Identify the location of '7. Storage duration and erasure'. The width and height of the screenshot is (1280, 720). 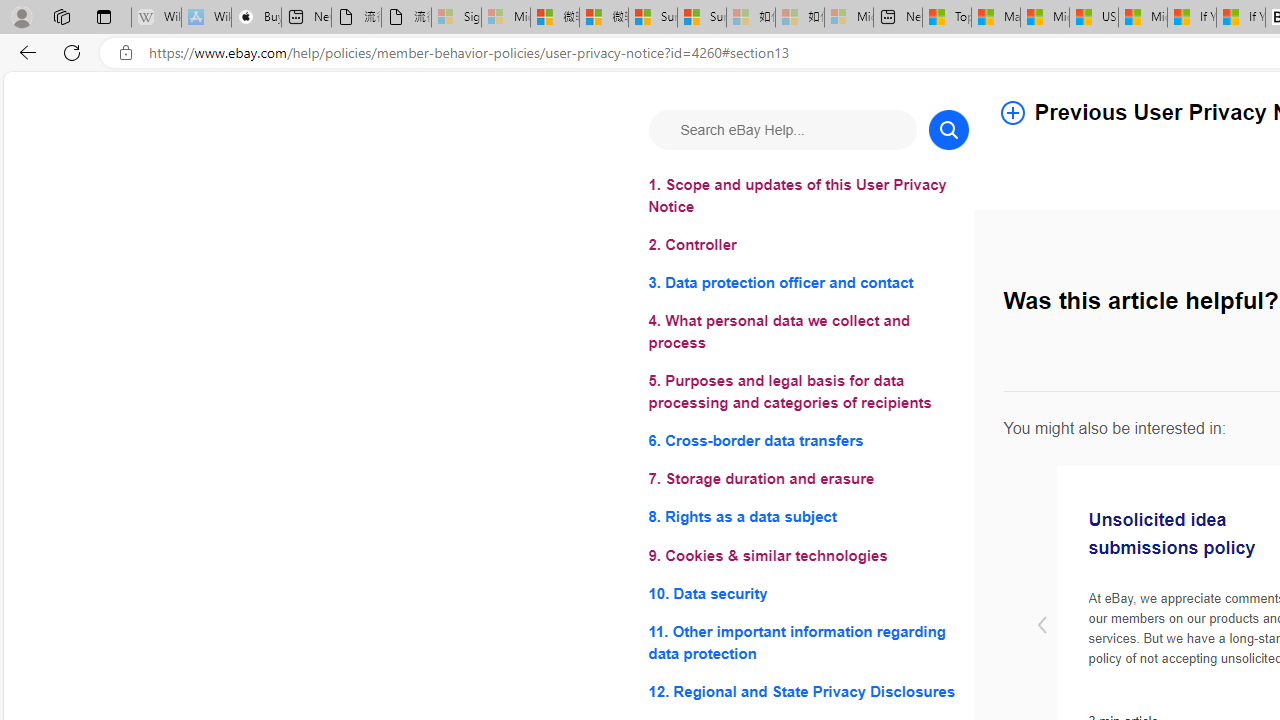
(808, 479).